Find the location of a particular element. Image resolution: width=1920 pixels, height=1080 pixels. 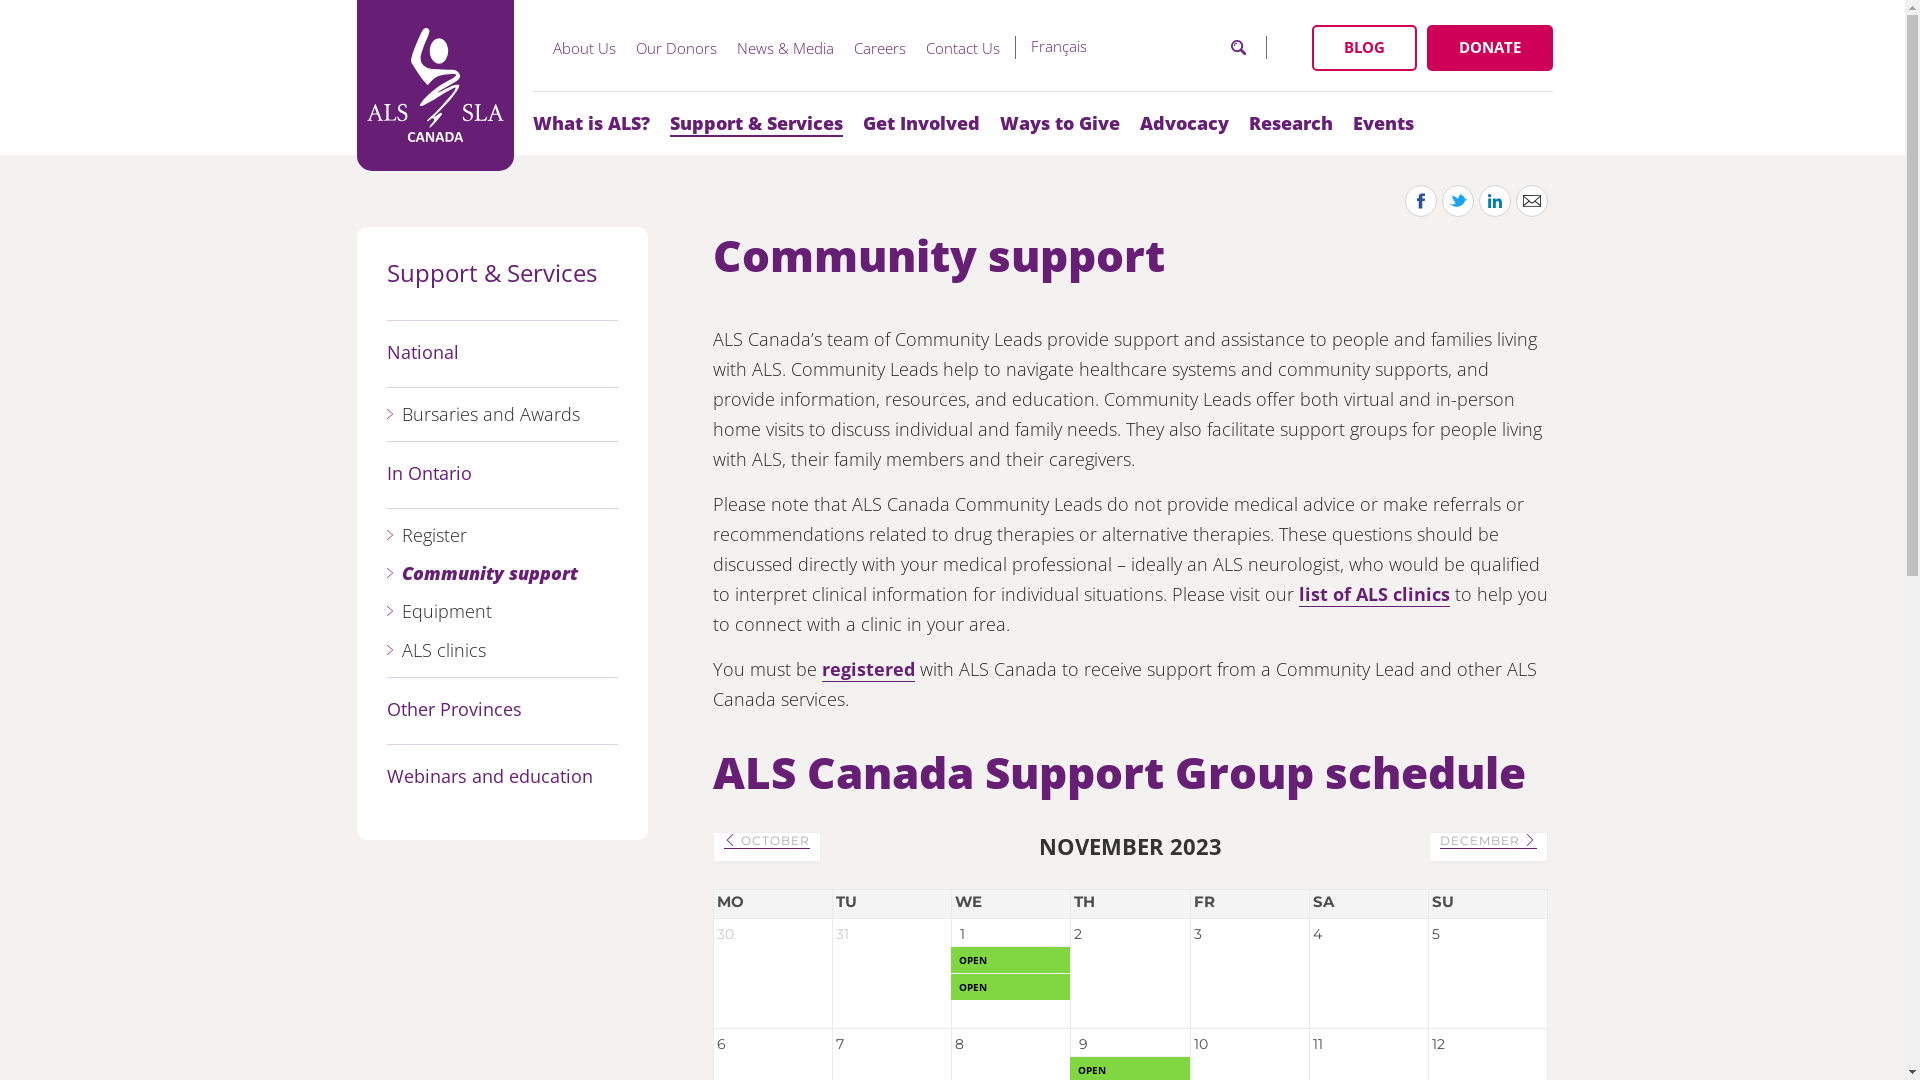

'OPEN' is located at coordinates (1011, 985).